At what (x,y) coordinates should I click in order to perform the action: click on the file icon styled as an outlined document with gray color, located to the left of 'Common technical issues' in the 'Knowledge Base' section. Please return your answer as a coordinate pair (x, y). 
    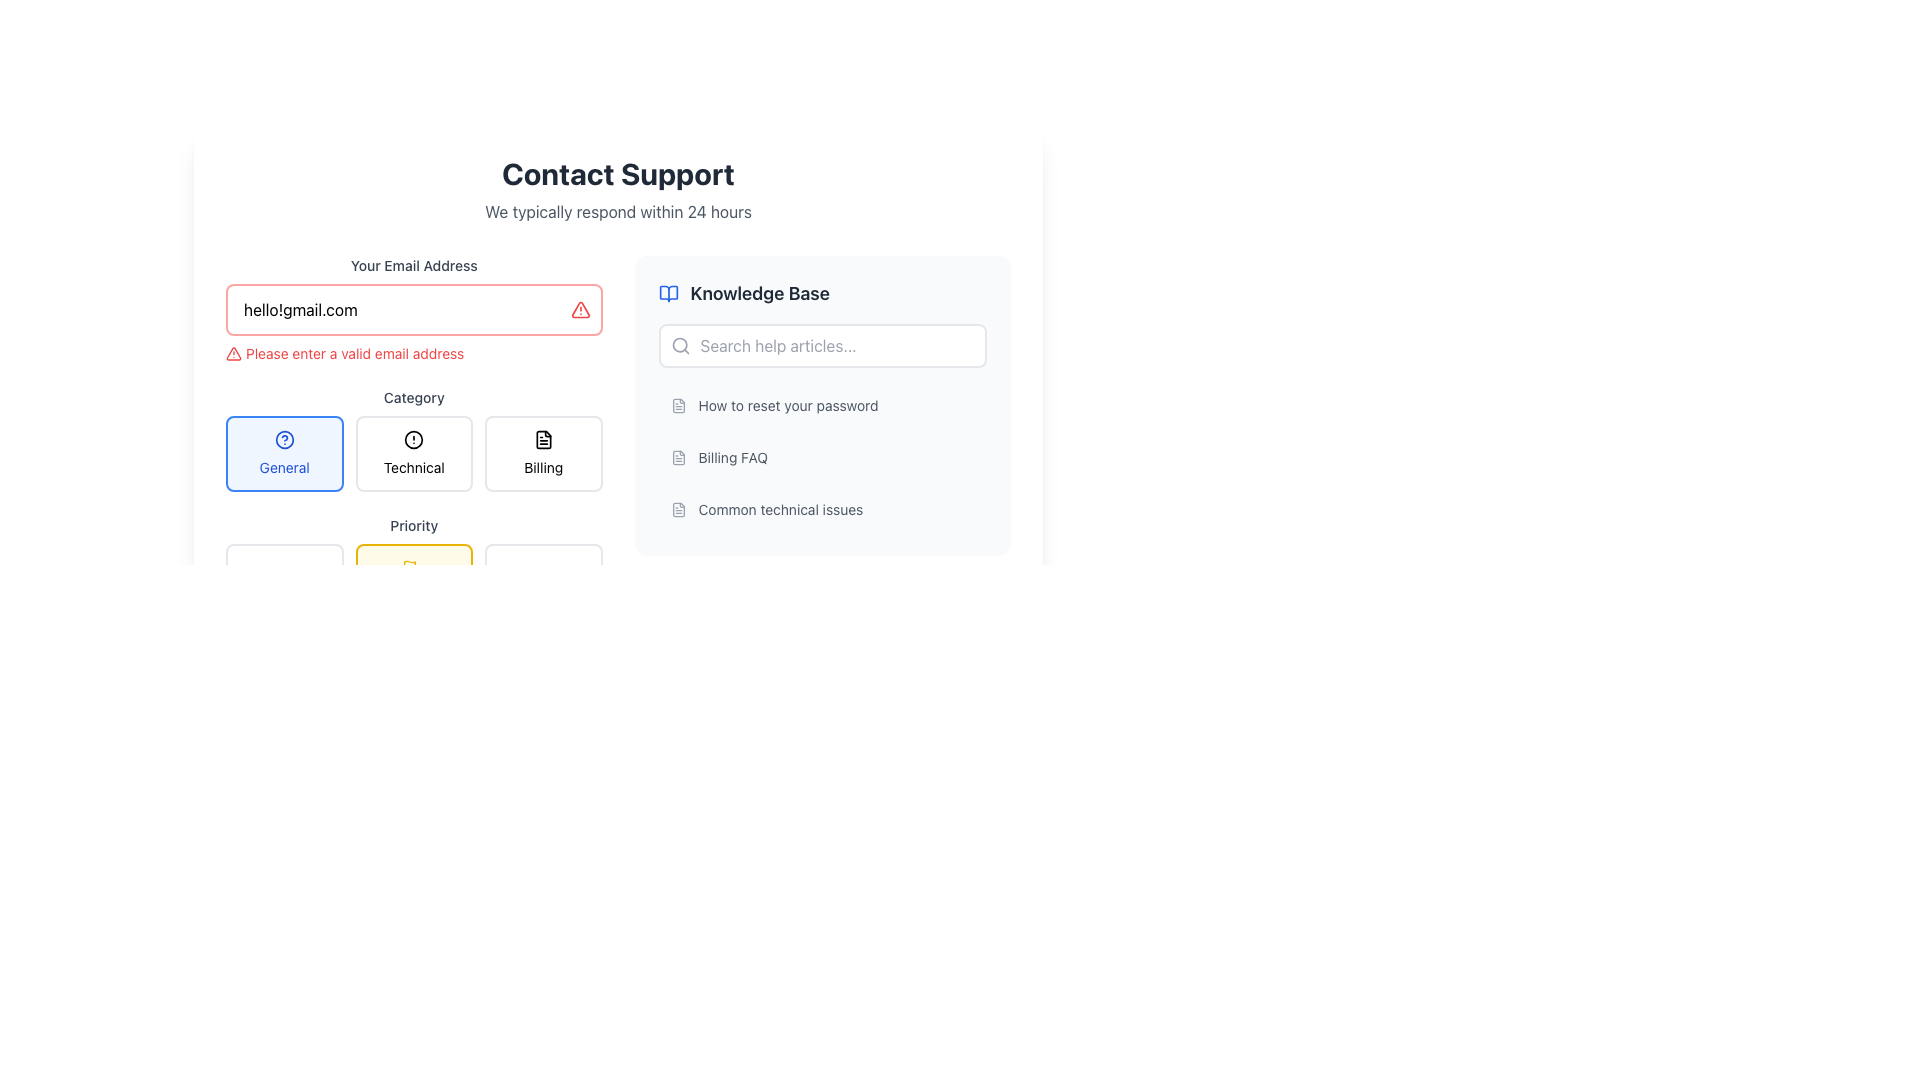
    Looking at the image, I should click on (678, 508).